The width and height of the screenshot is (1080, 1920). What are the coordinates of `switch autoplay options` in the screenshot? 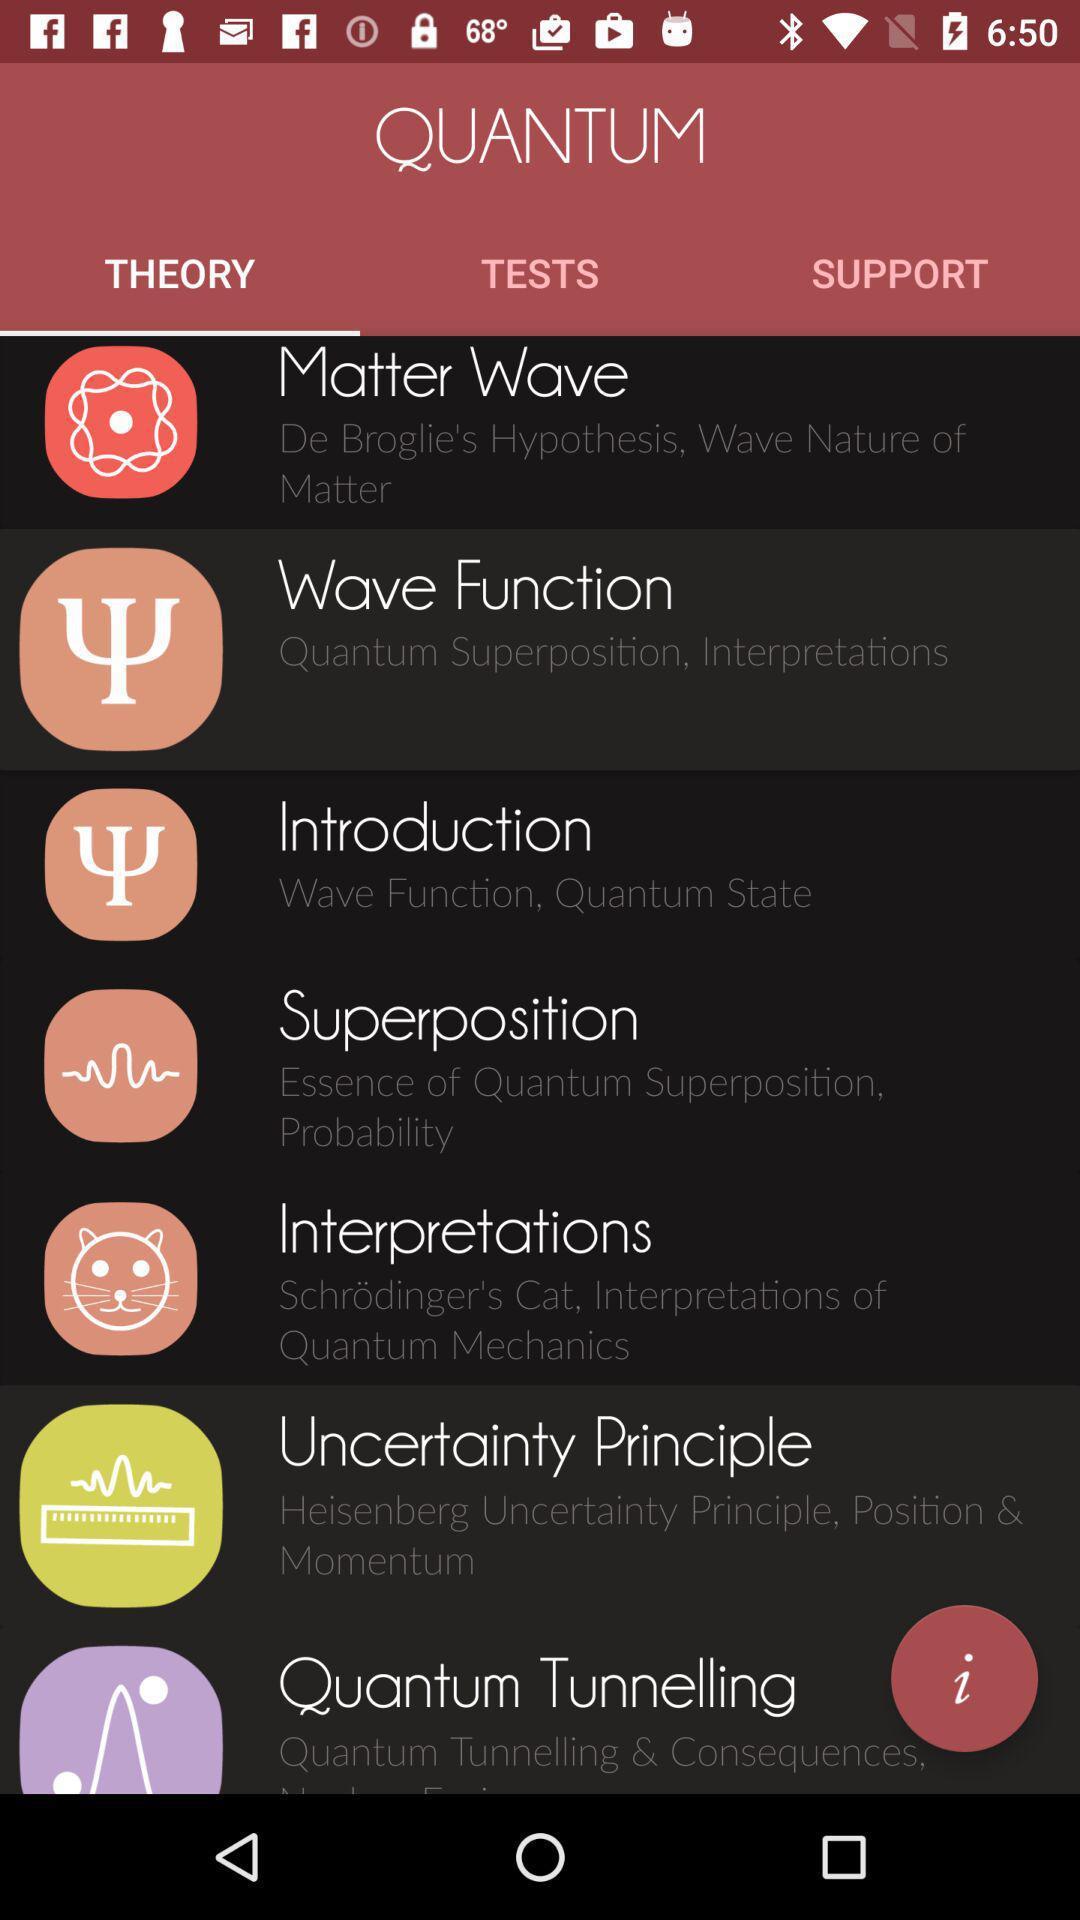 It's located at (120, 1064).